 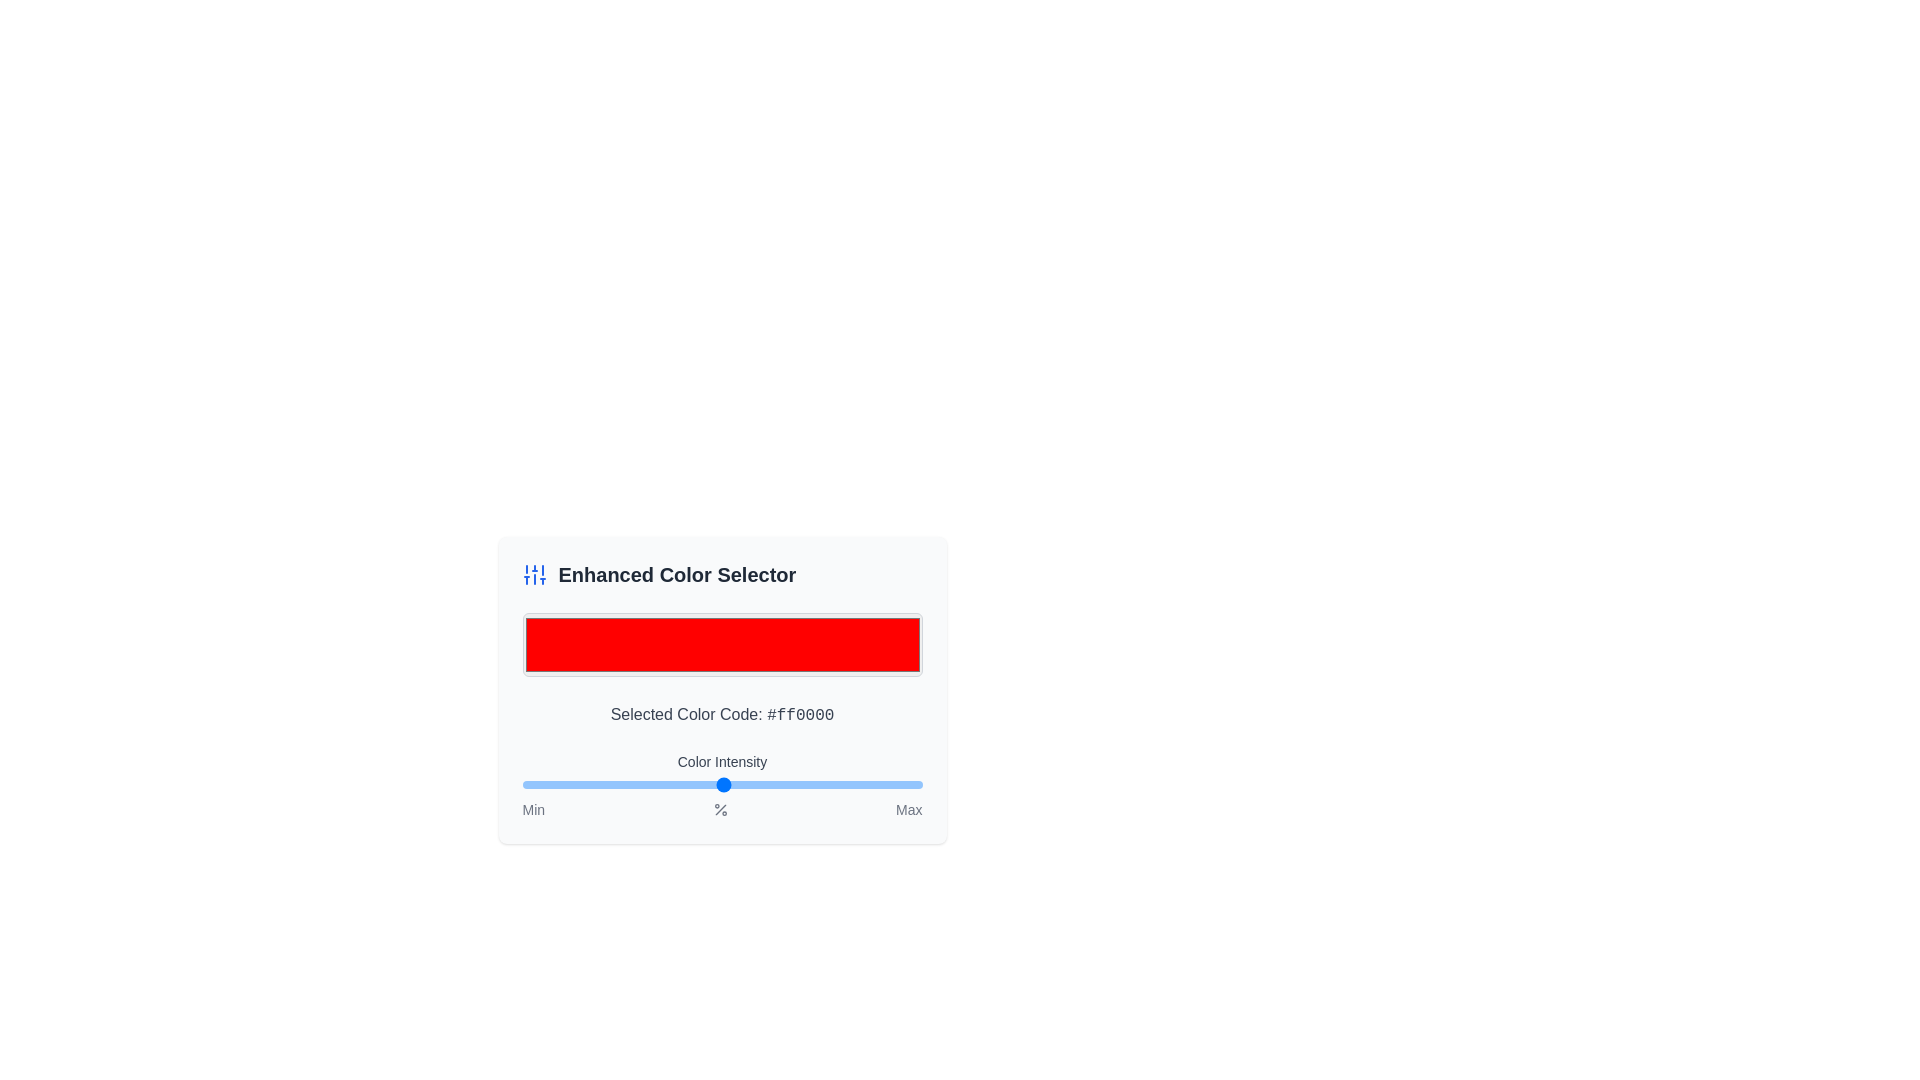 What do you see at coordinates (570, 784) in the screenshot?
I see `the slider value` at bounding box center [570, 784].